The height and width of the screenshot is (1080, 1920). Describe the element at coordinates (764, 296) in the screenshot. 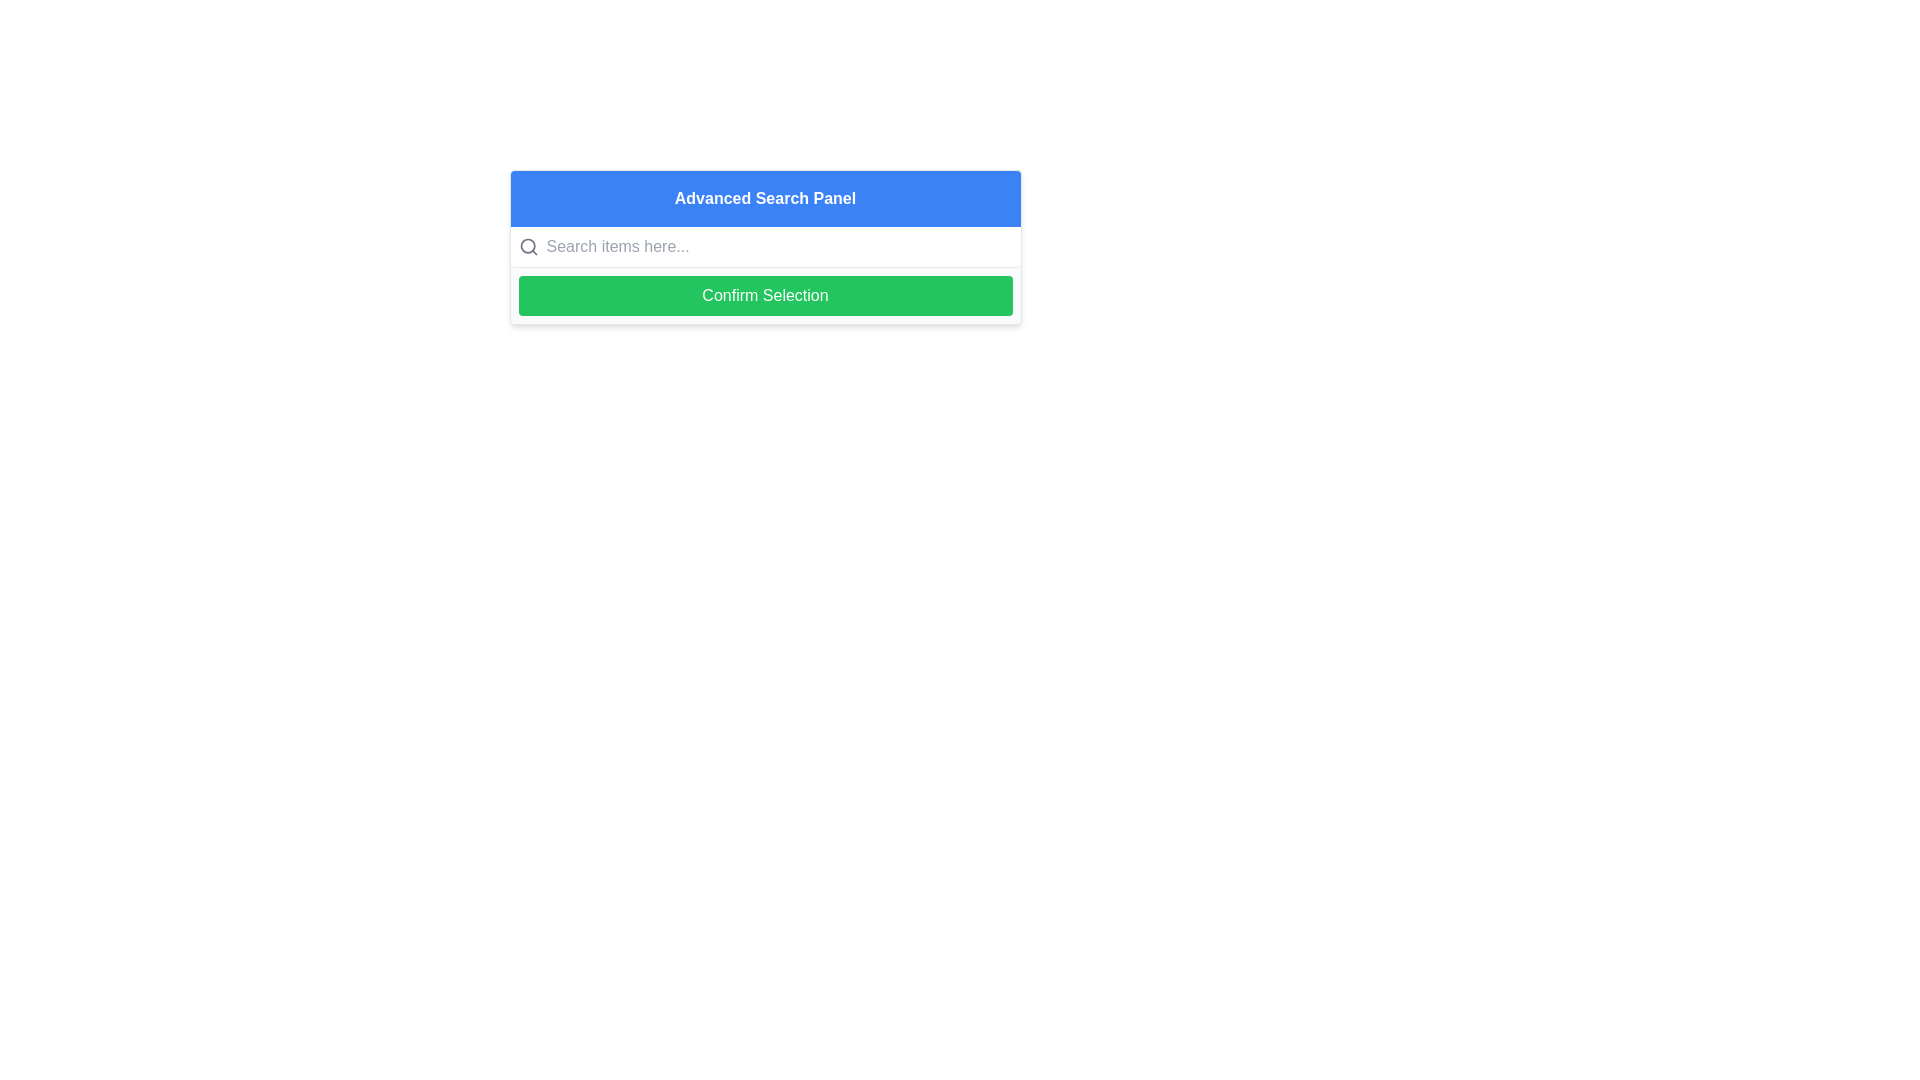

I see `the confirm button within the 'Advanced Search Panel'` at that location.